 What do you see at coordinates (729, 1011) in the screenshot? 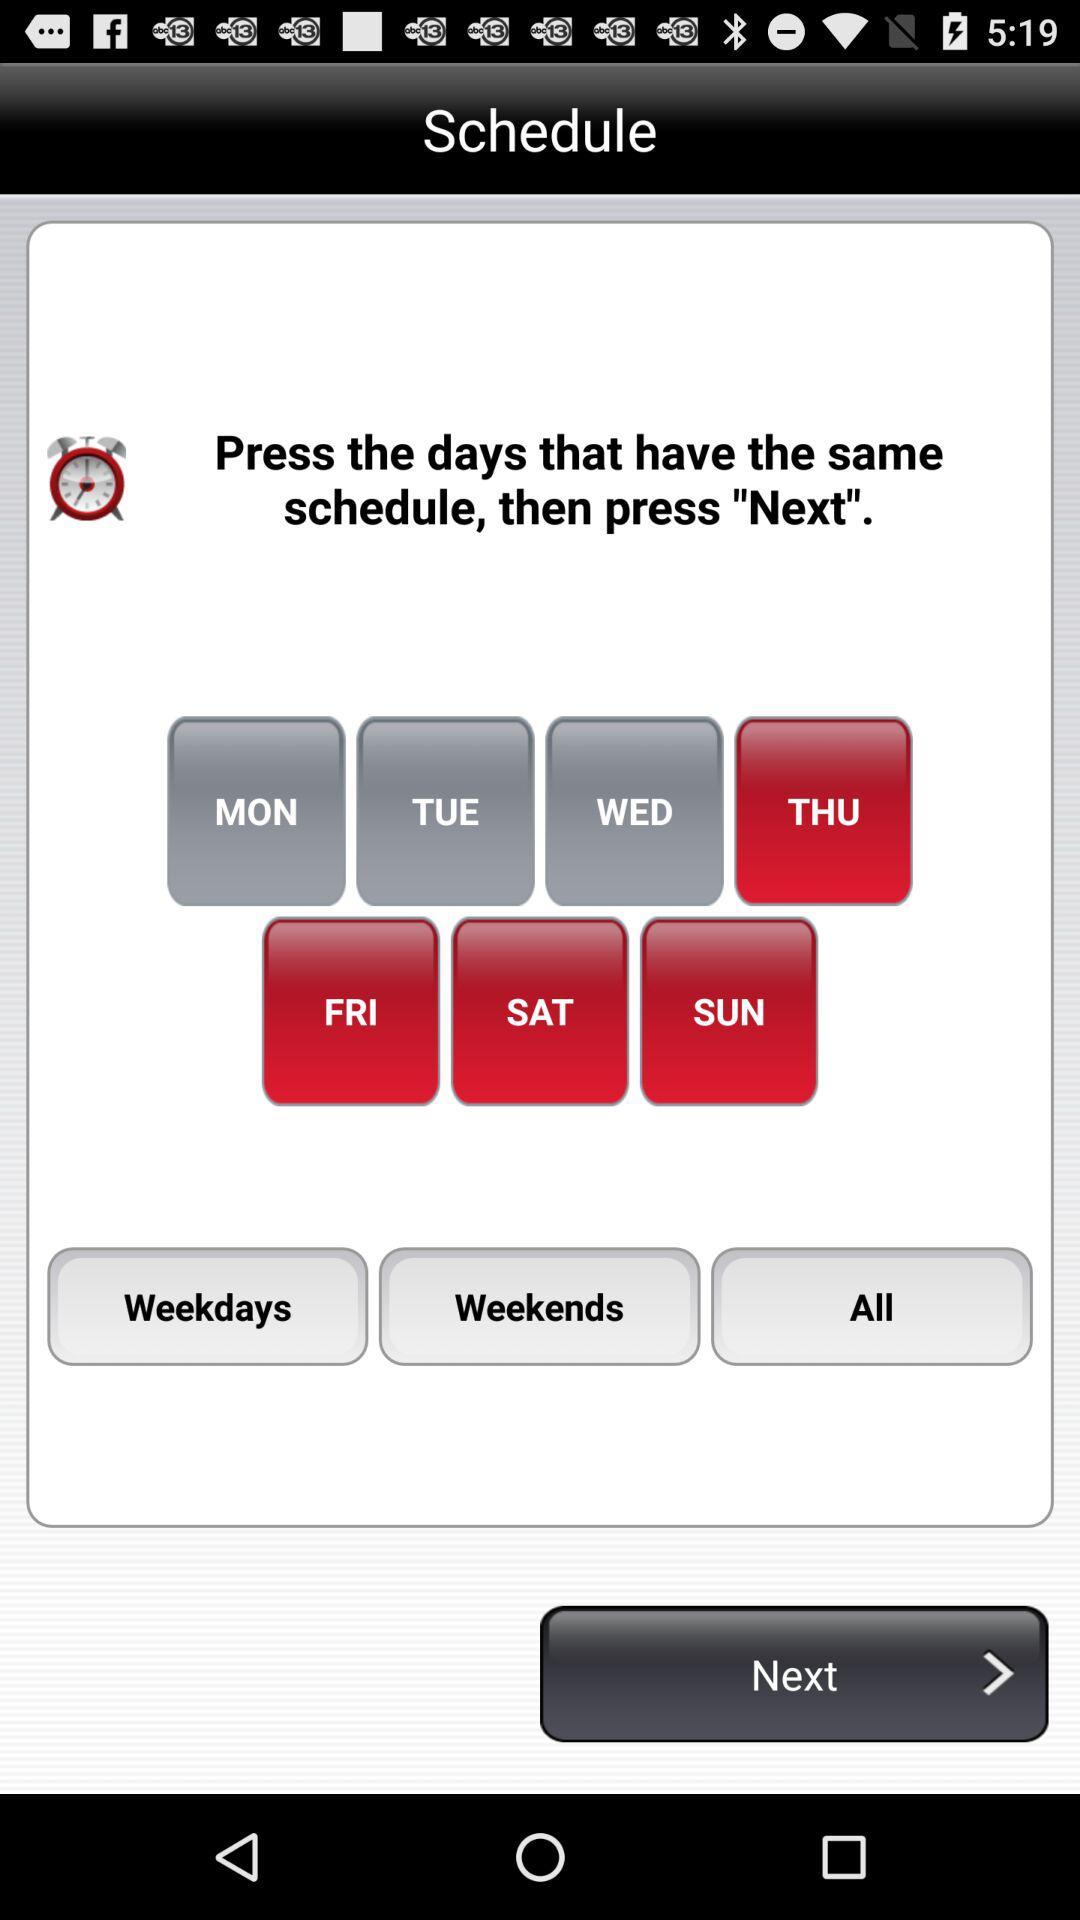
I see `sun icon` at bounding box center [729, 1011].